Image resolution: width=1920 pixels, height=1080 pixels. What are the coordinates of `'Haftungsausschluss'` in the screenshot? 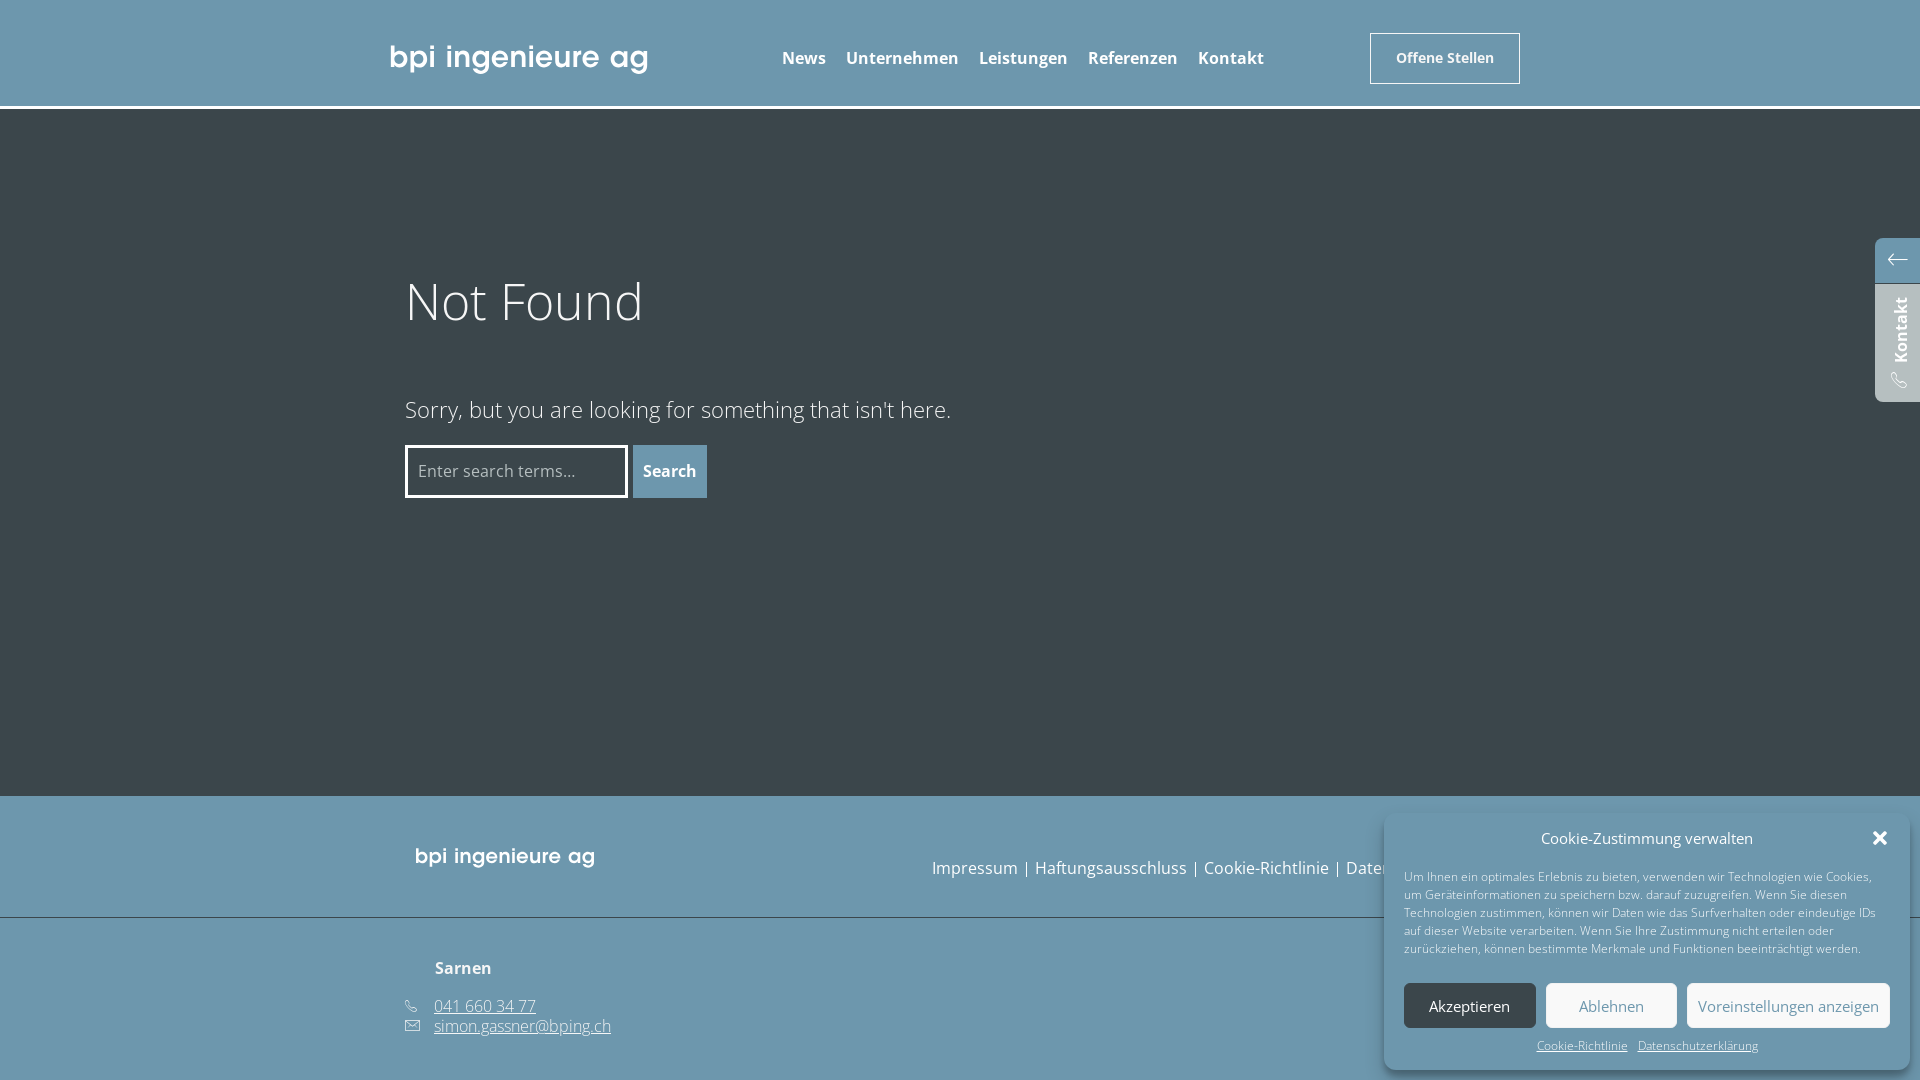 It's located at (1035, 866).